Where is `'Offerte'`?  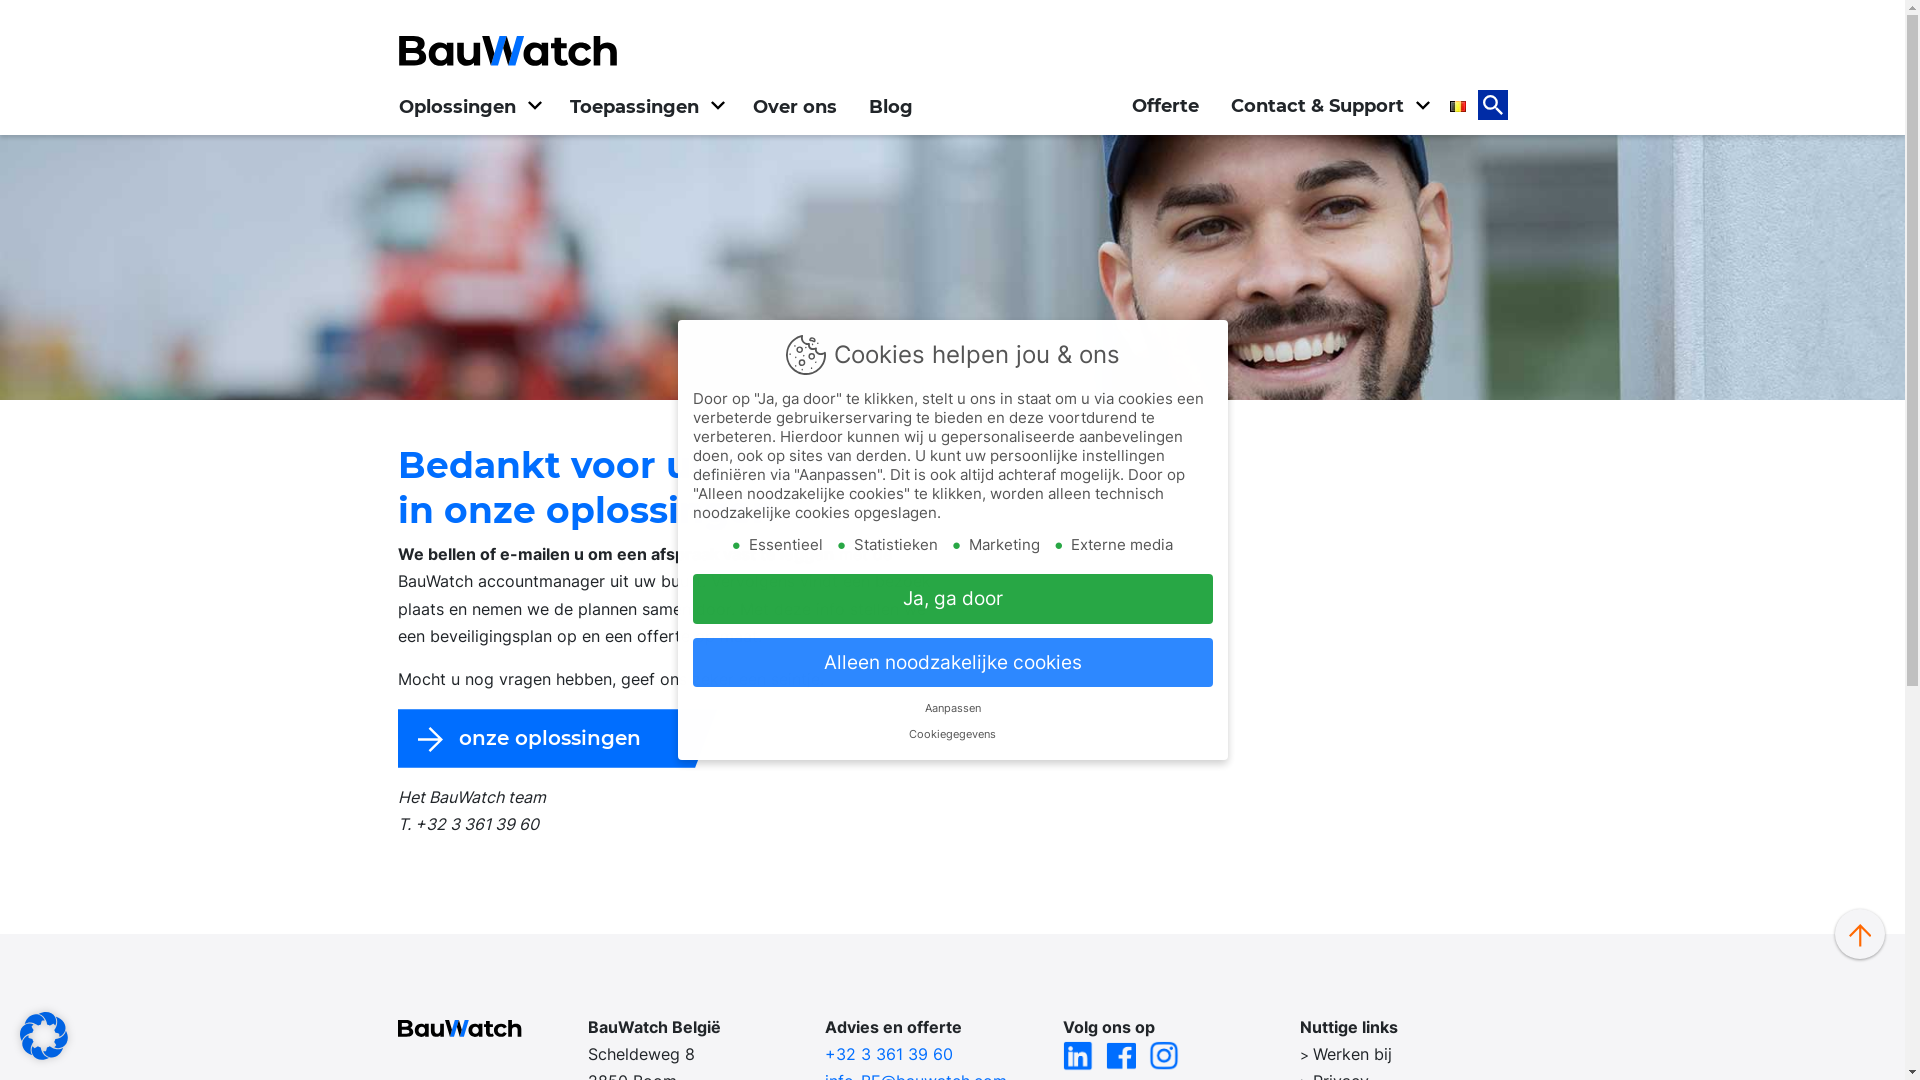 'Offerte' is located at coordinates (1165, 105).